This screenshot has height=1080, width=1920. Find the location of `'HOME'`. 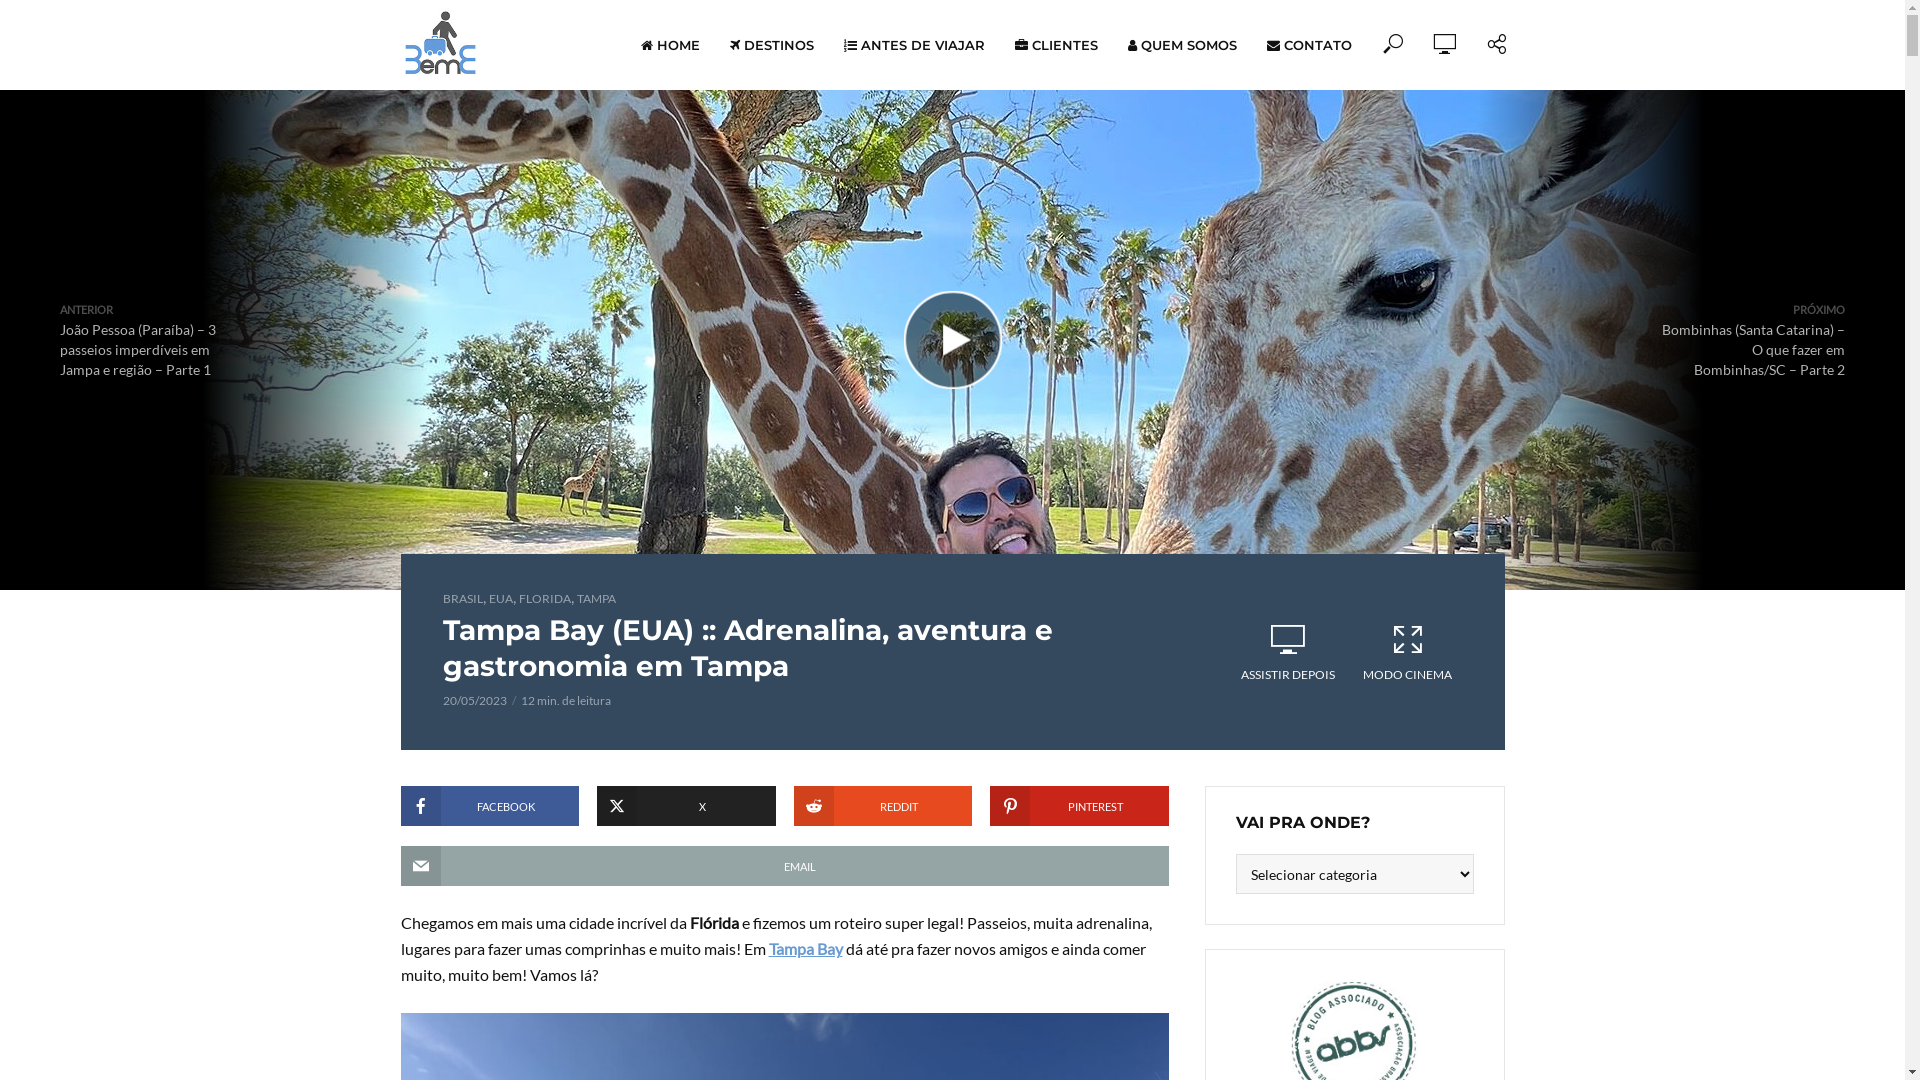

'HOME' is located at coordinates (624, 45).